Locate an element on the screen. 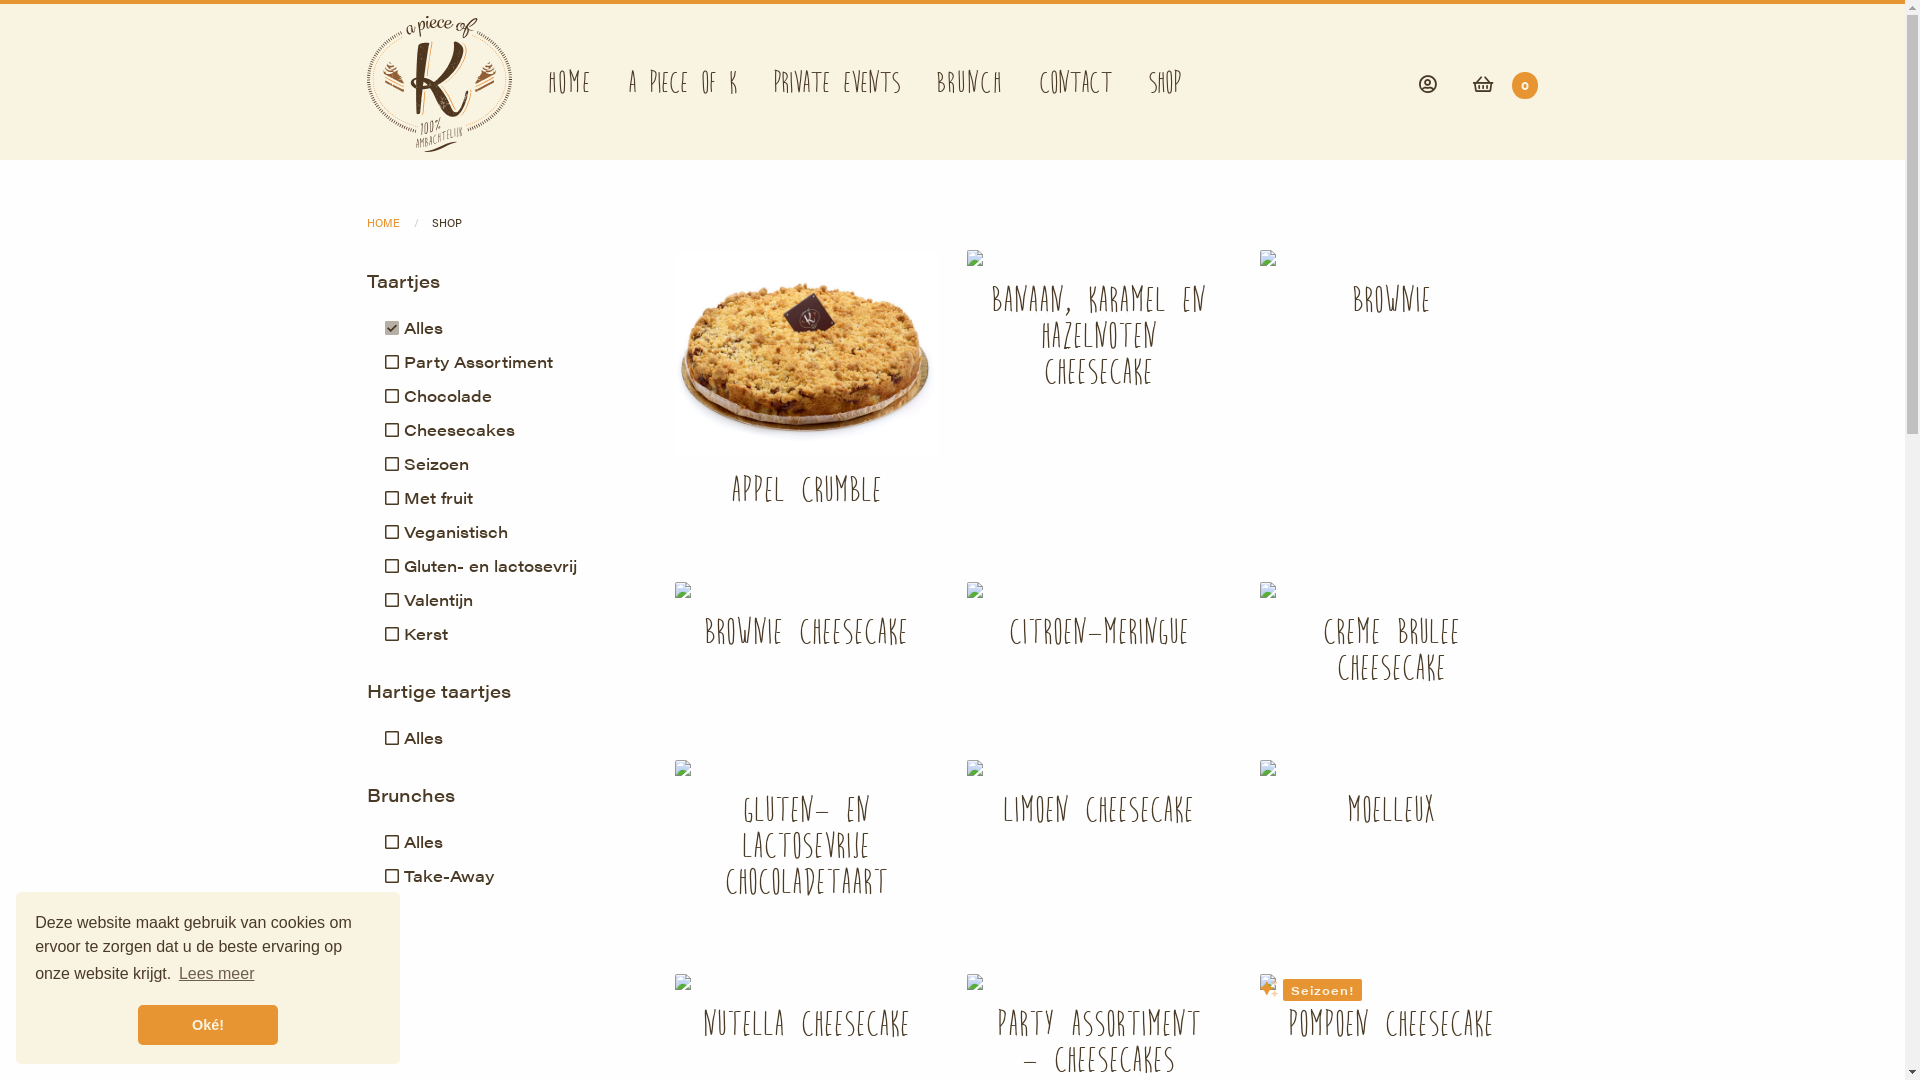 The image size is (1920, 1080). 'Limoen cheesecake' is located at coordinates (966, 802).